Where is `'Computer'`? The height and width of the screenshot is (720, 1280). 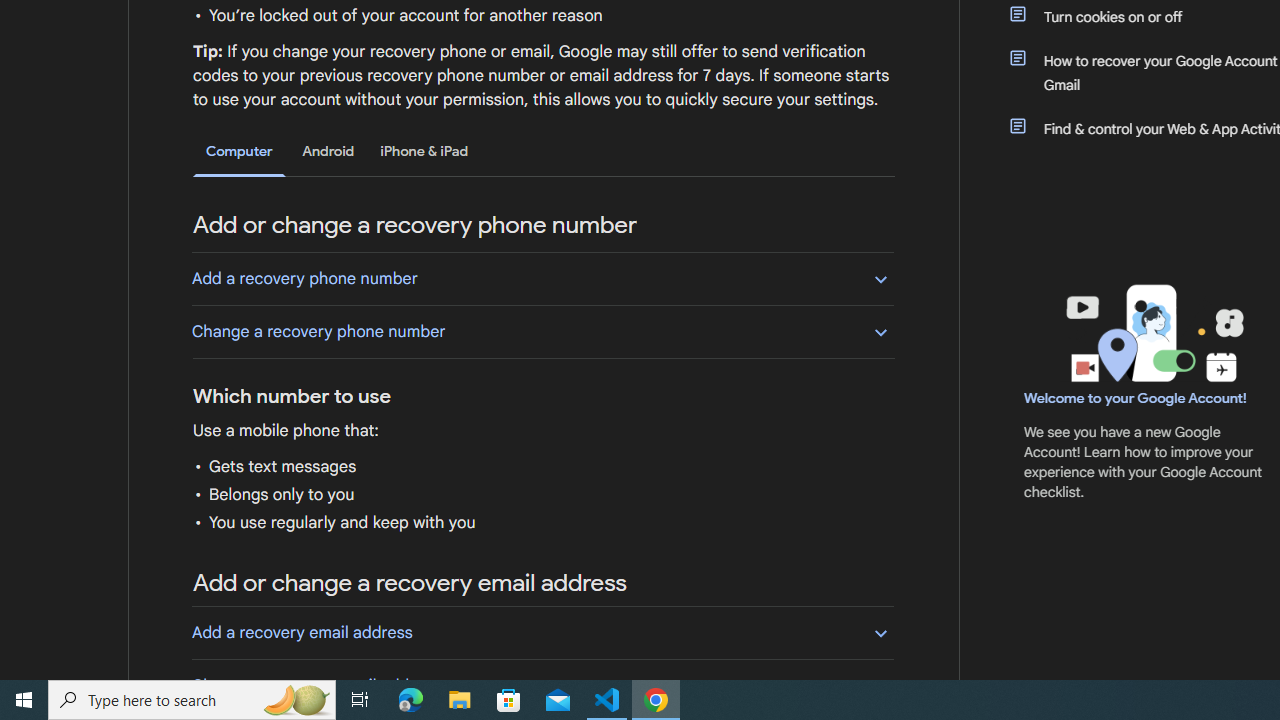
'Computer' is located at coordinates (239, 151).